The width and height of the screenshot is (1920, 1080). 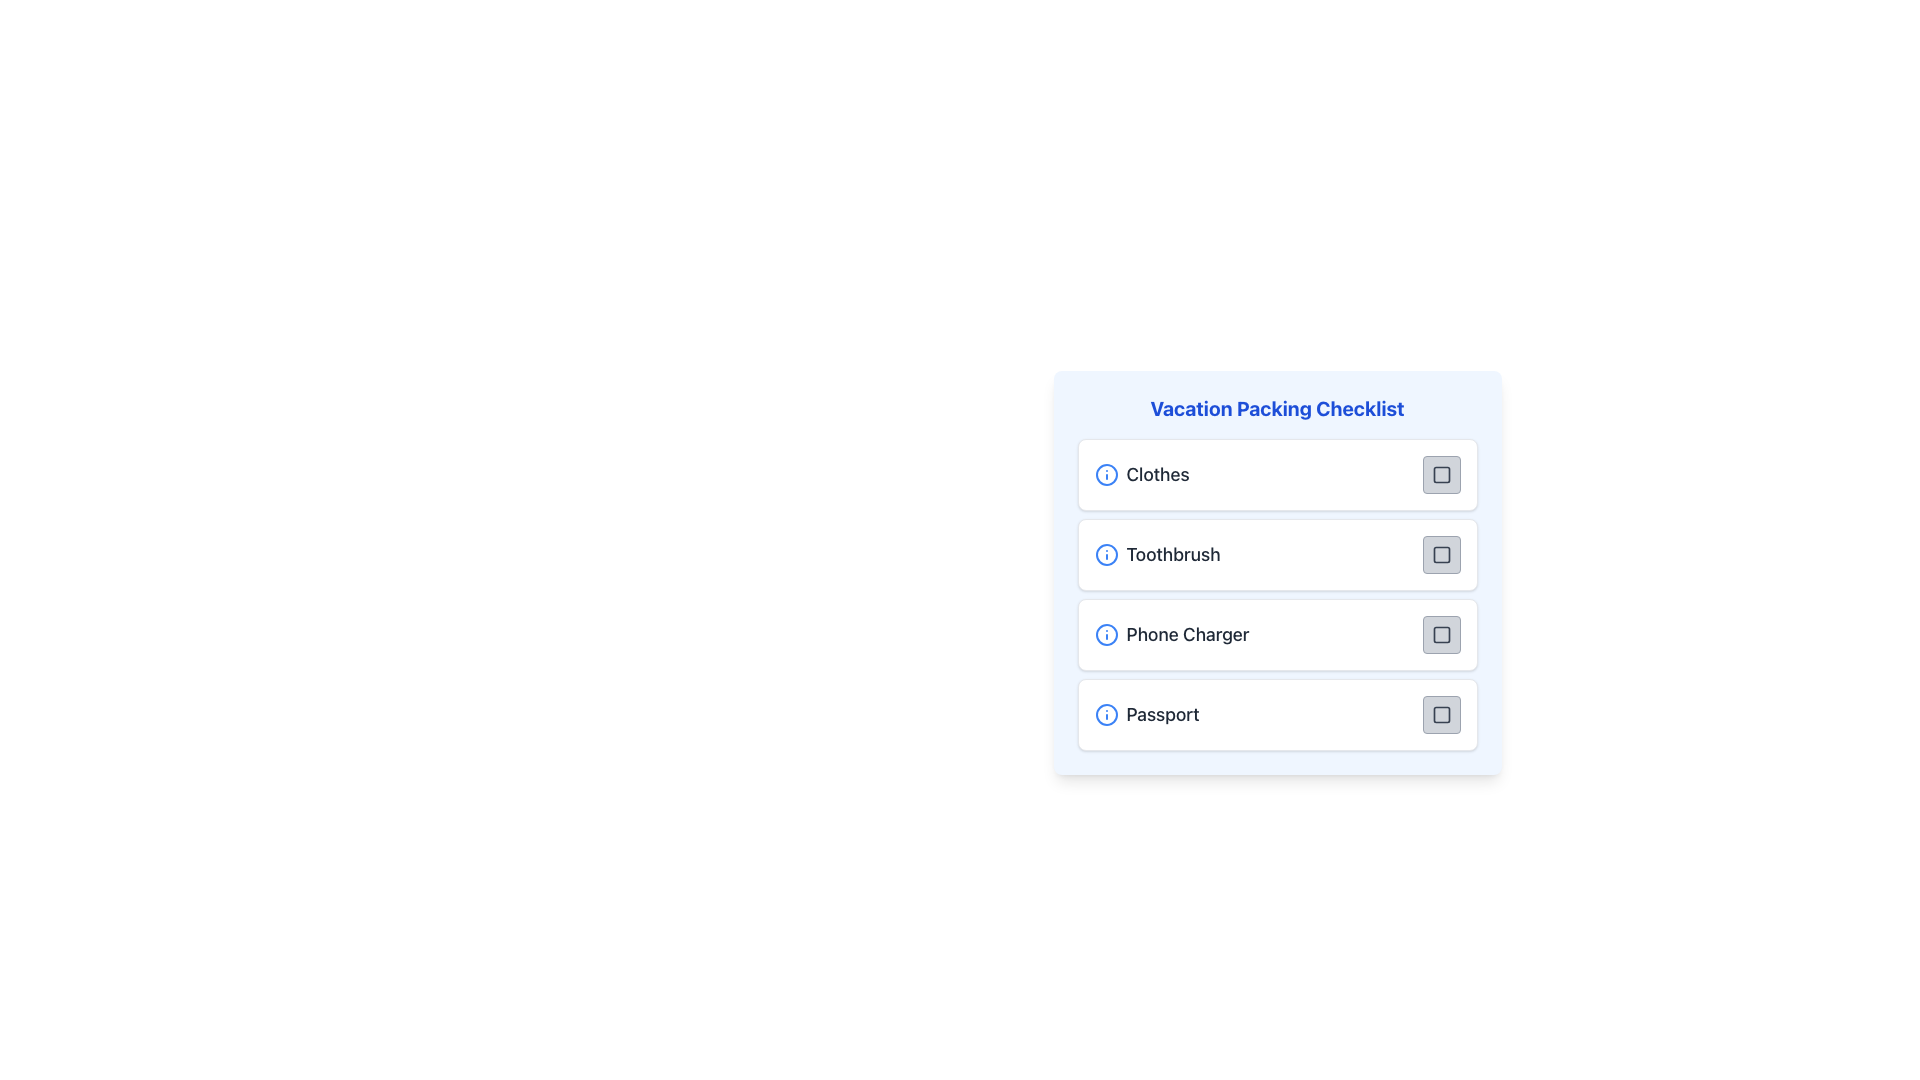 I want to click on the blue circular informational icon located to the left of the text 'Toothbrush' in the second row of the 'Vacation Packing Checklist', so click(x=1105, y=555).